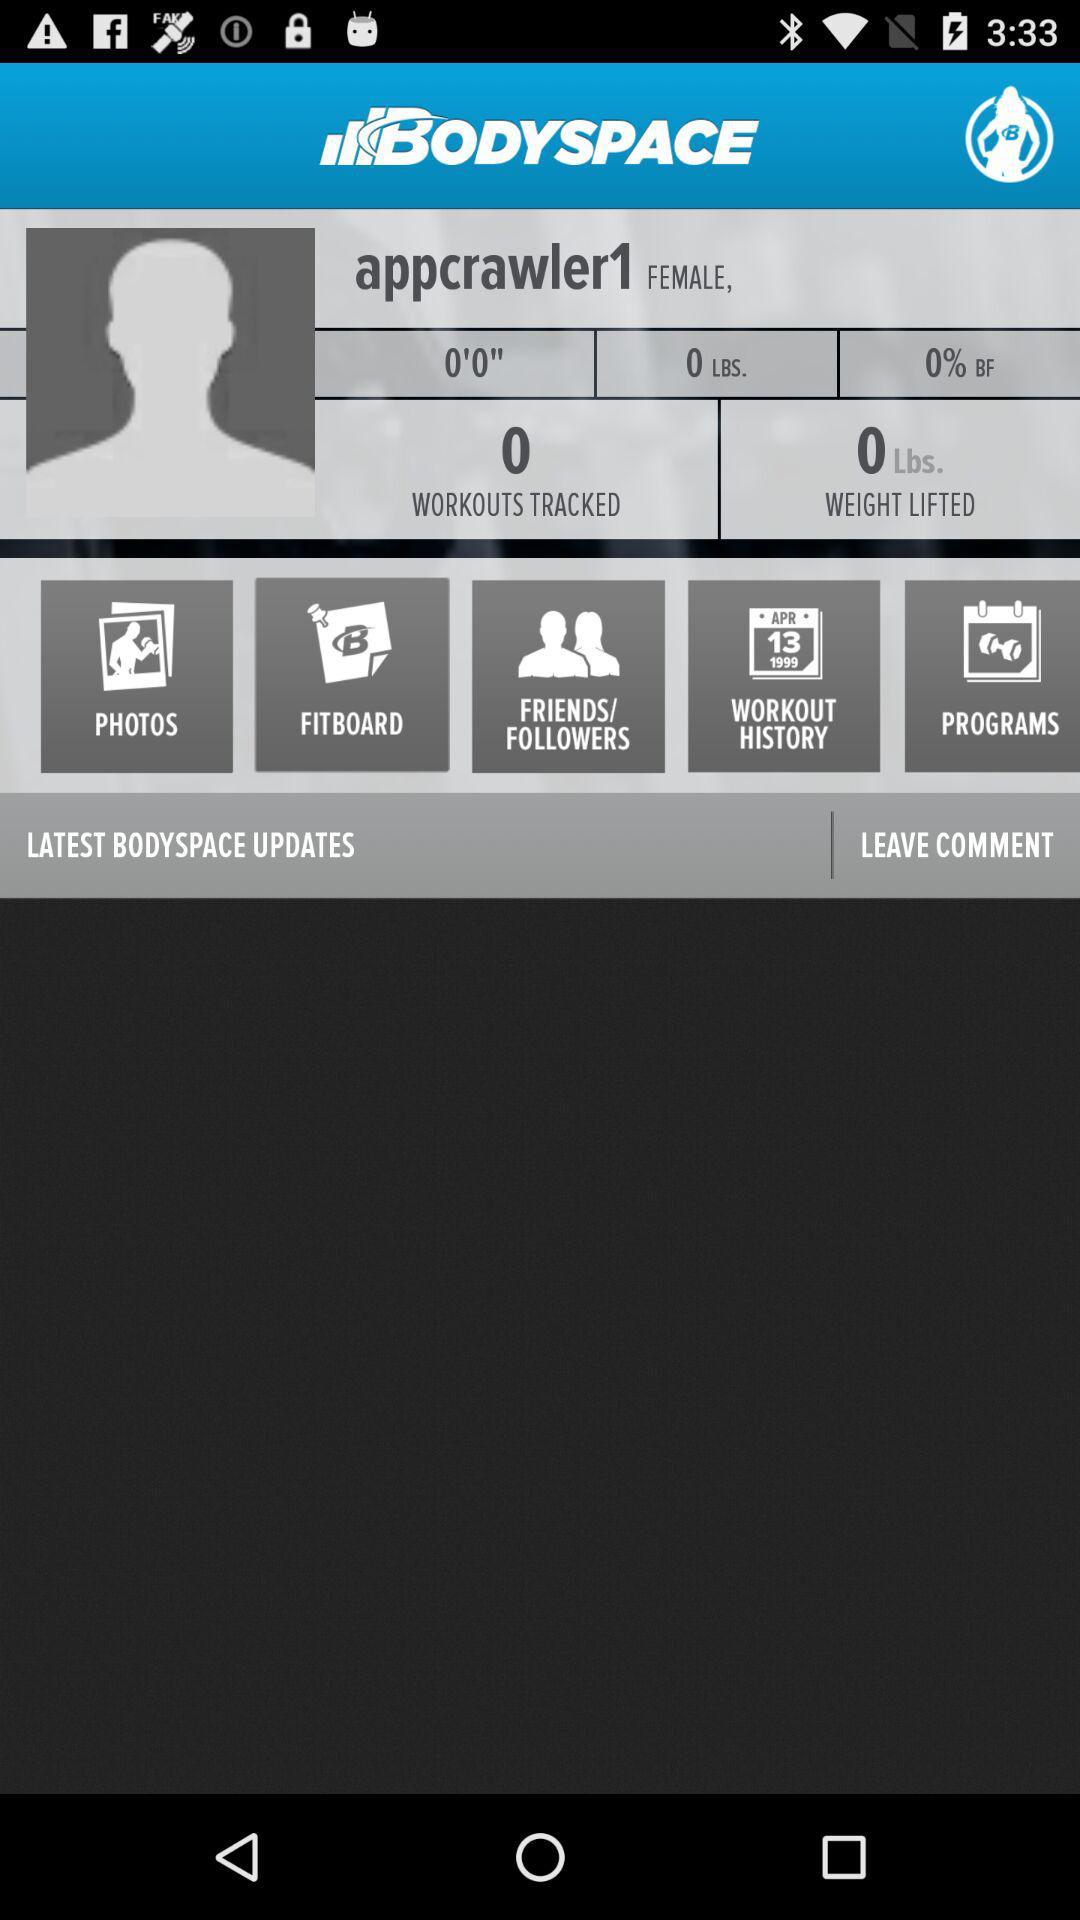 The width and height of the screenshot is (1080, 1920). What do you see at coordinates (984, 368) in the screenshot?
I see `bf` at bounding box center [984, 368].